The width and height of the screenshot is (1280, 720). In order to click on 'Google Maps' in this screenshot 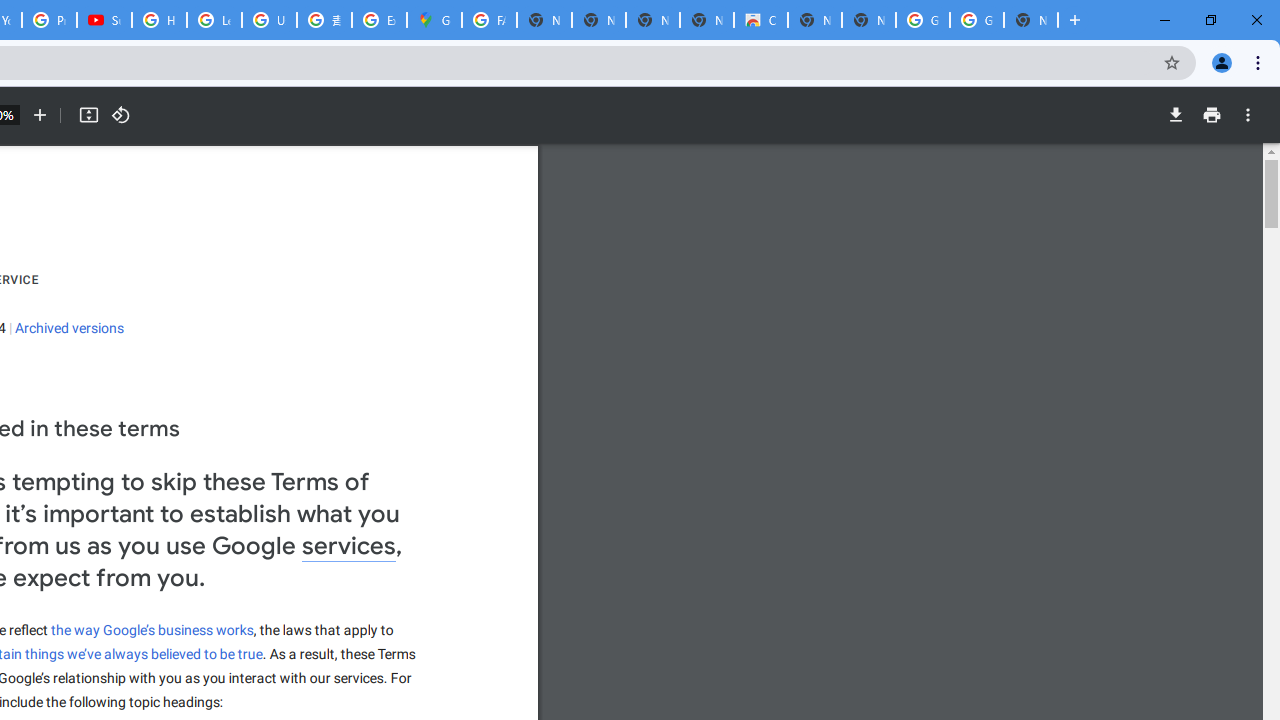, I will do `click(433, 20)`.